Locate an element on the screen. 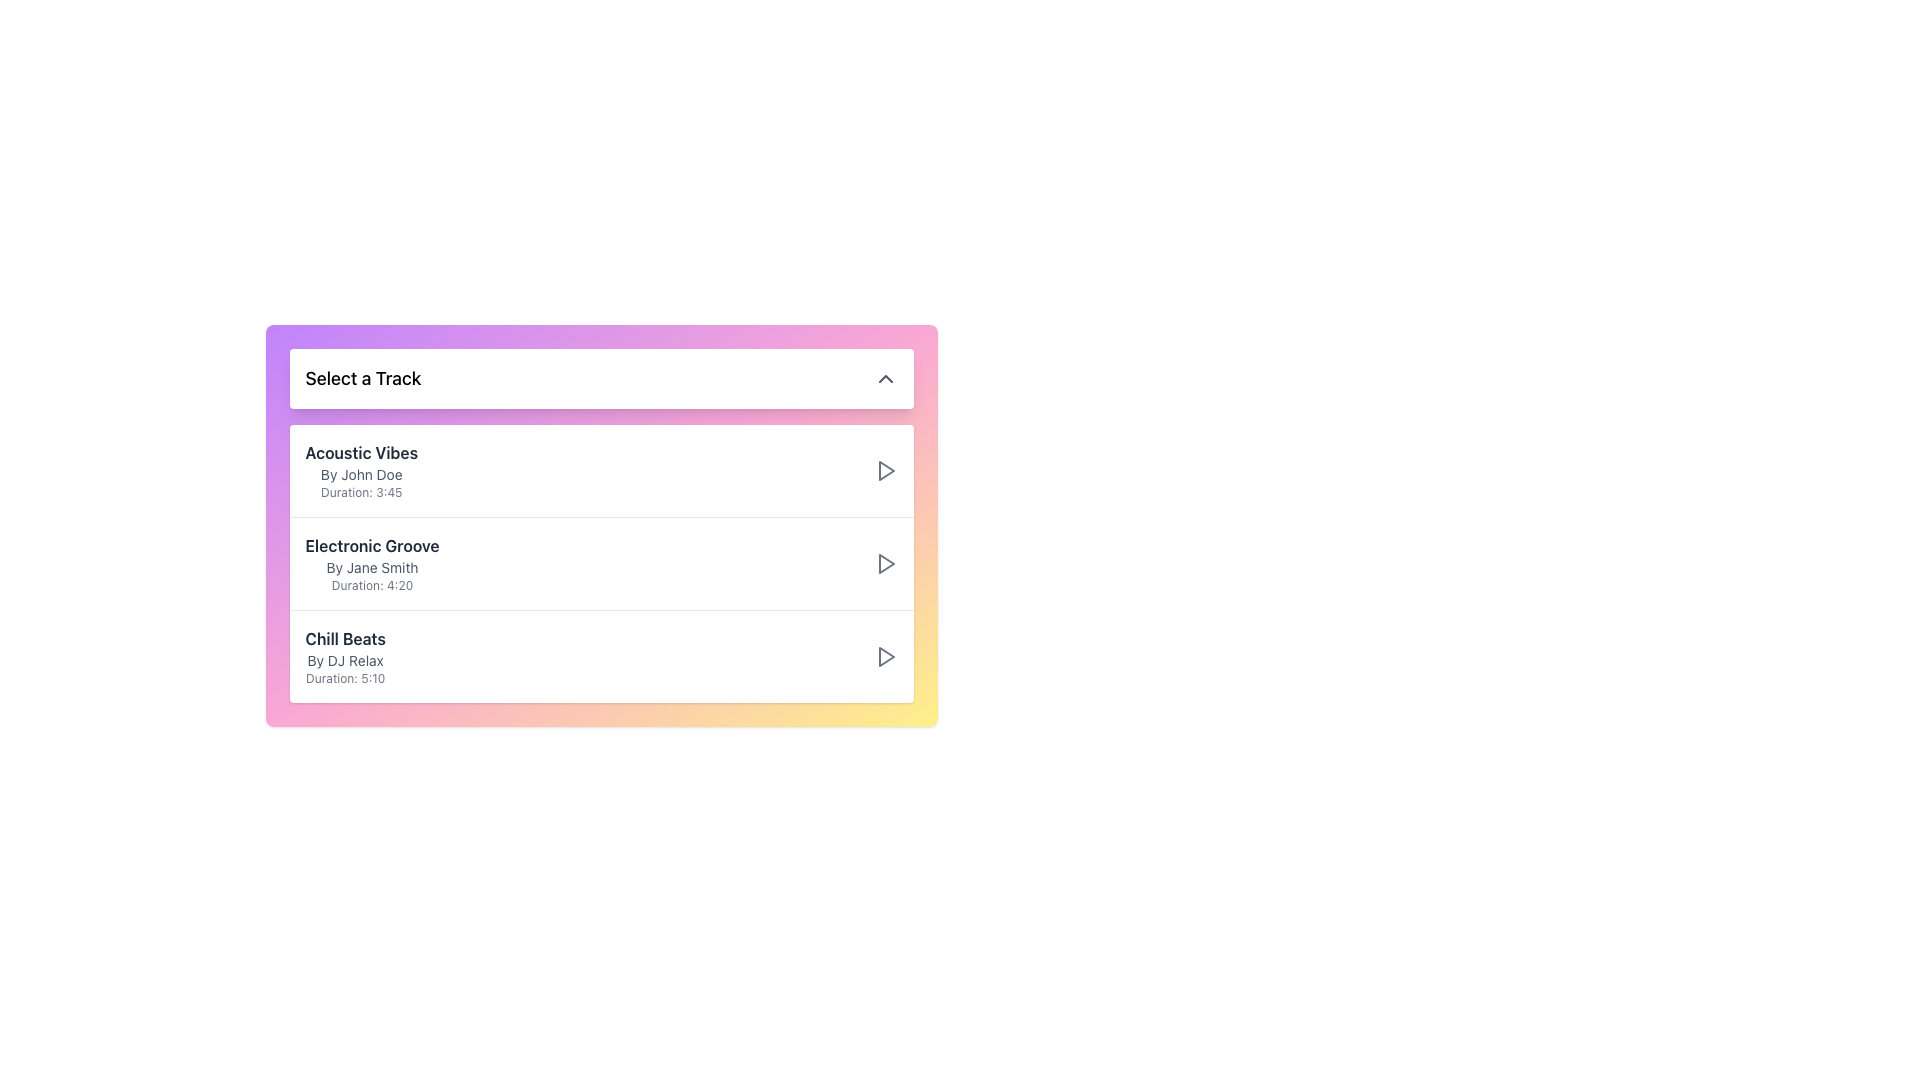 The image size is (1920, 1080). duration value displayed in the text label located at the bottom of the first list item card, centered under 'Acoustic Vibes' and 'By John Doe' is located at coordinates (361, 493).